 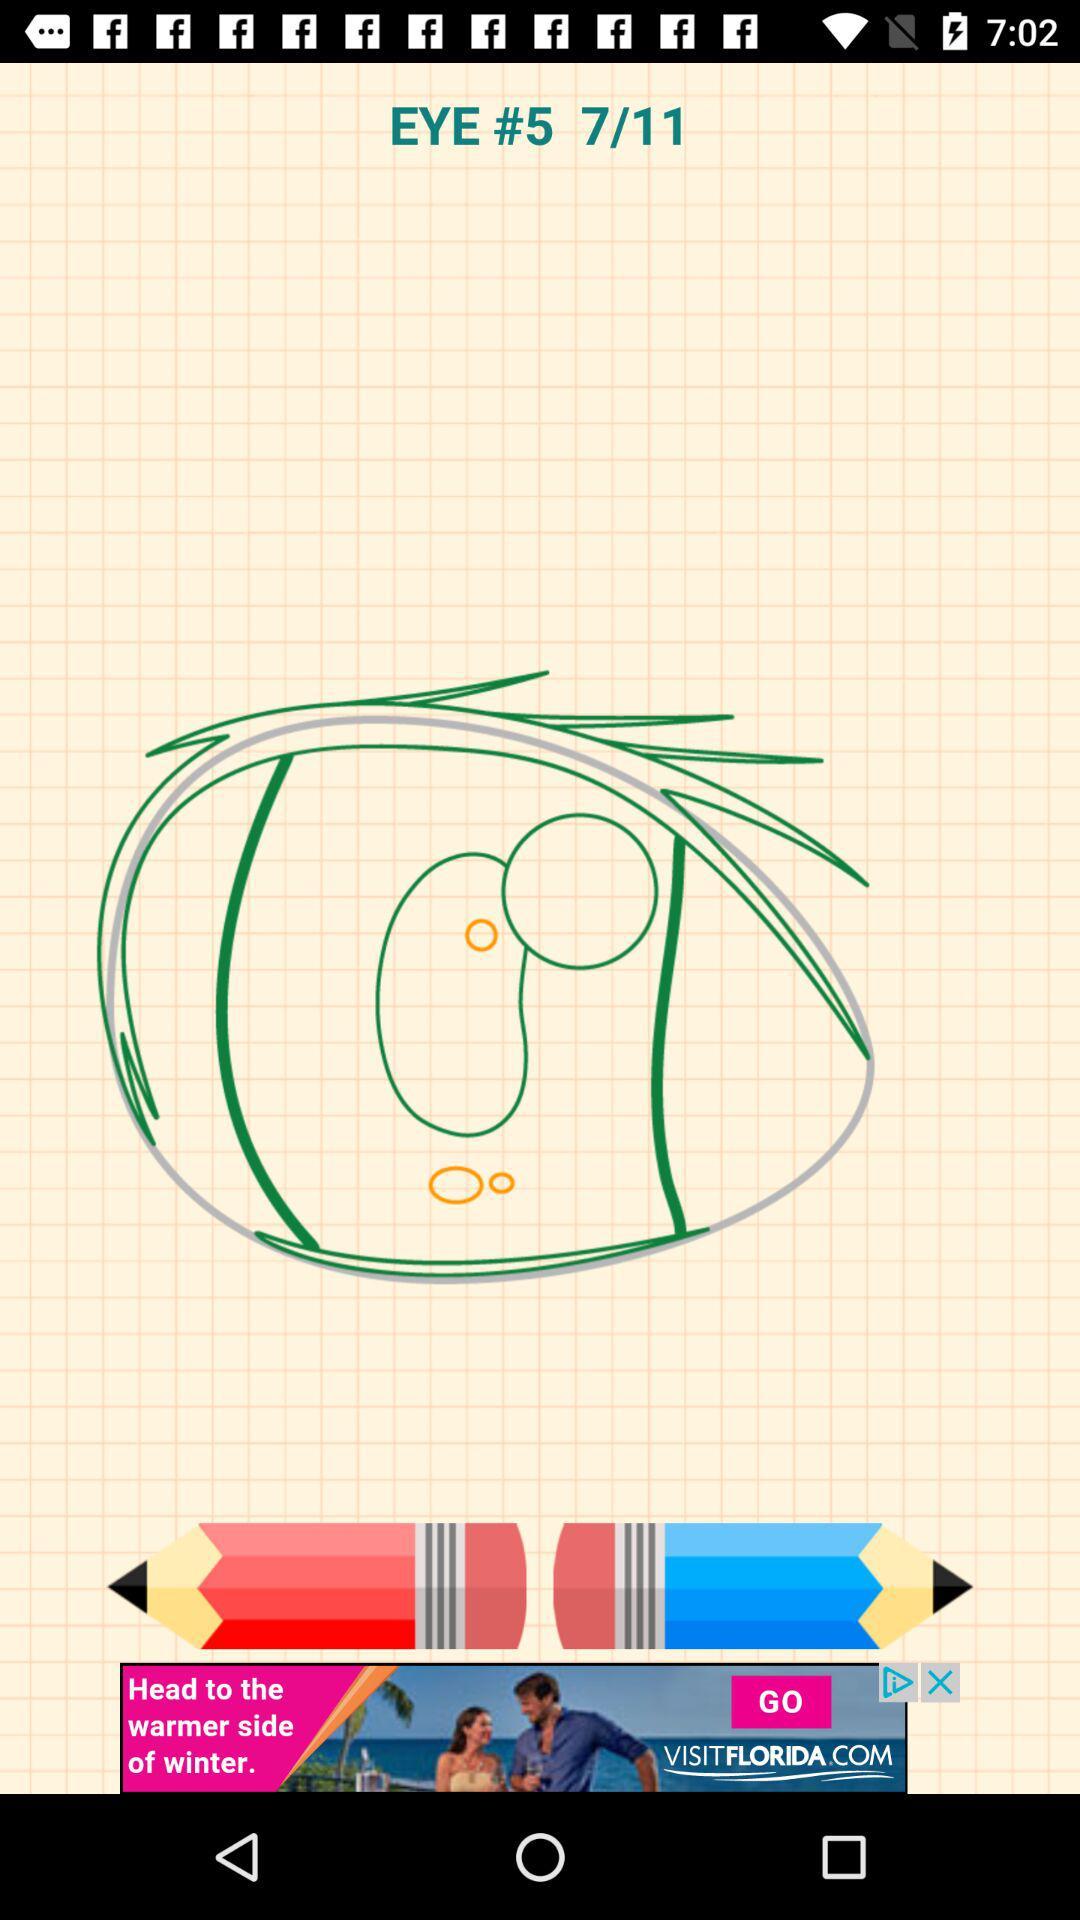 What do you see at coordinates (315, 1585) in the screenshot?
I see `red pencil option` at bounding box center [315, 1585].